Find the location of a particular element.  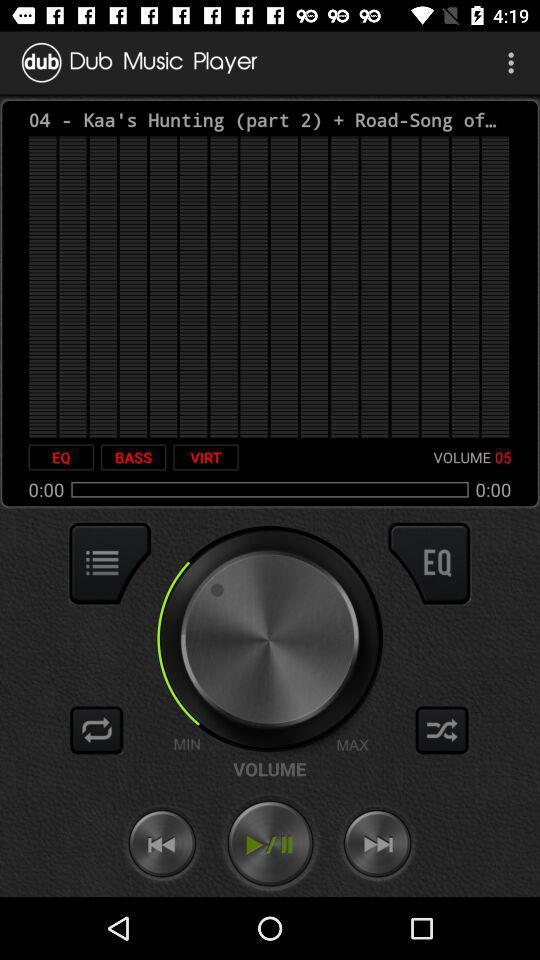

fast forward is located at coordinates (377, 843).